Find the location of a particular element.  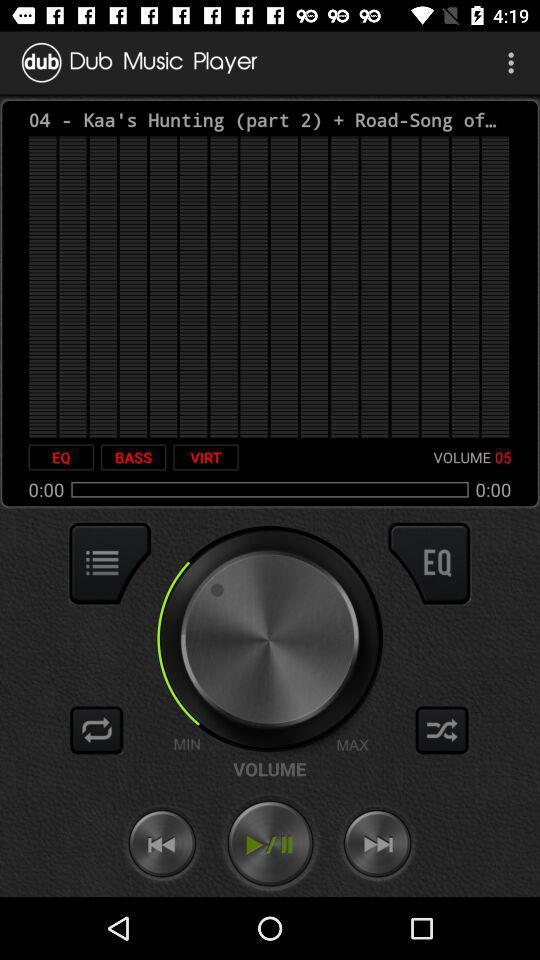

fast forward is located at coordinates (377, 843).